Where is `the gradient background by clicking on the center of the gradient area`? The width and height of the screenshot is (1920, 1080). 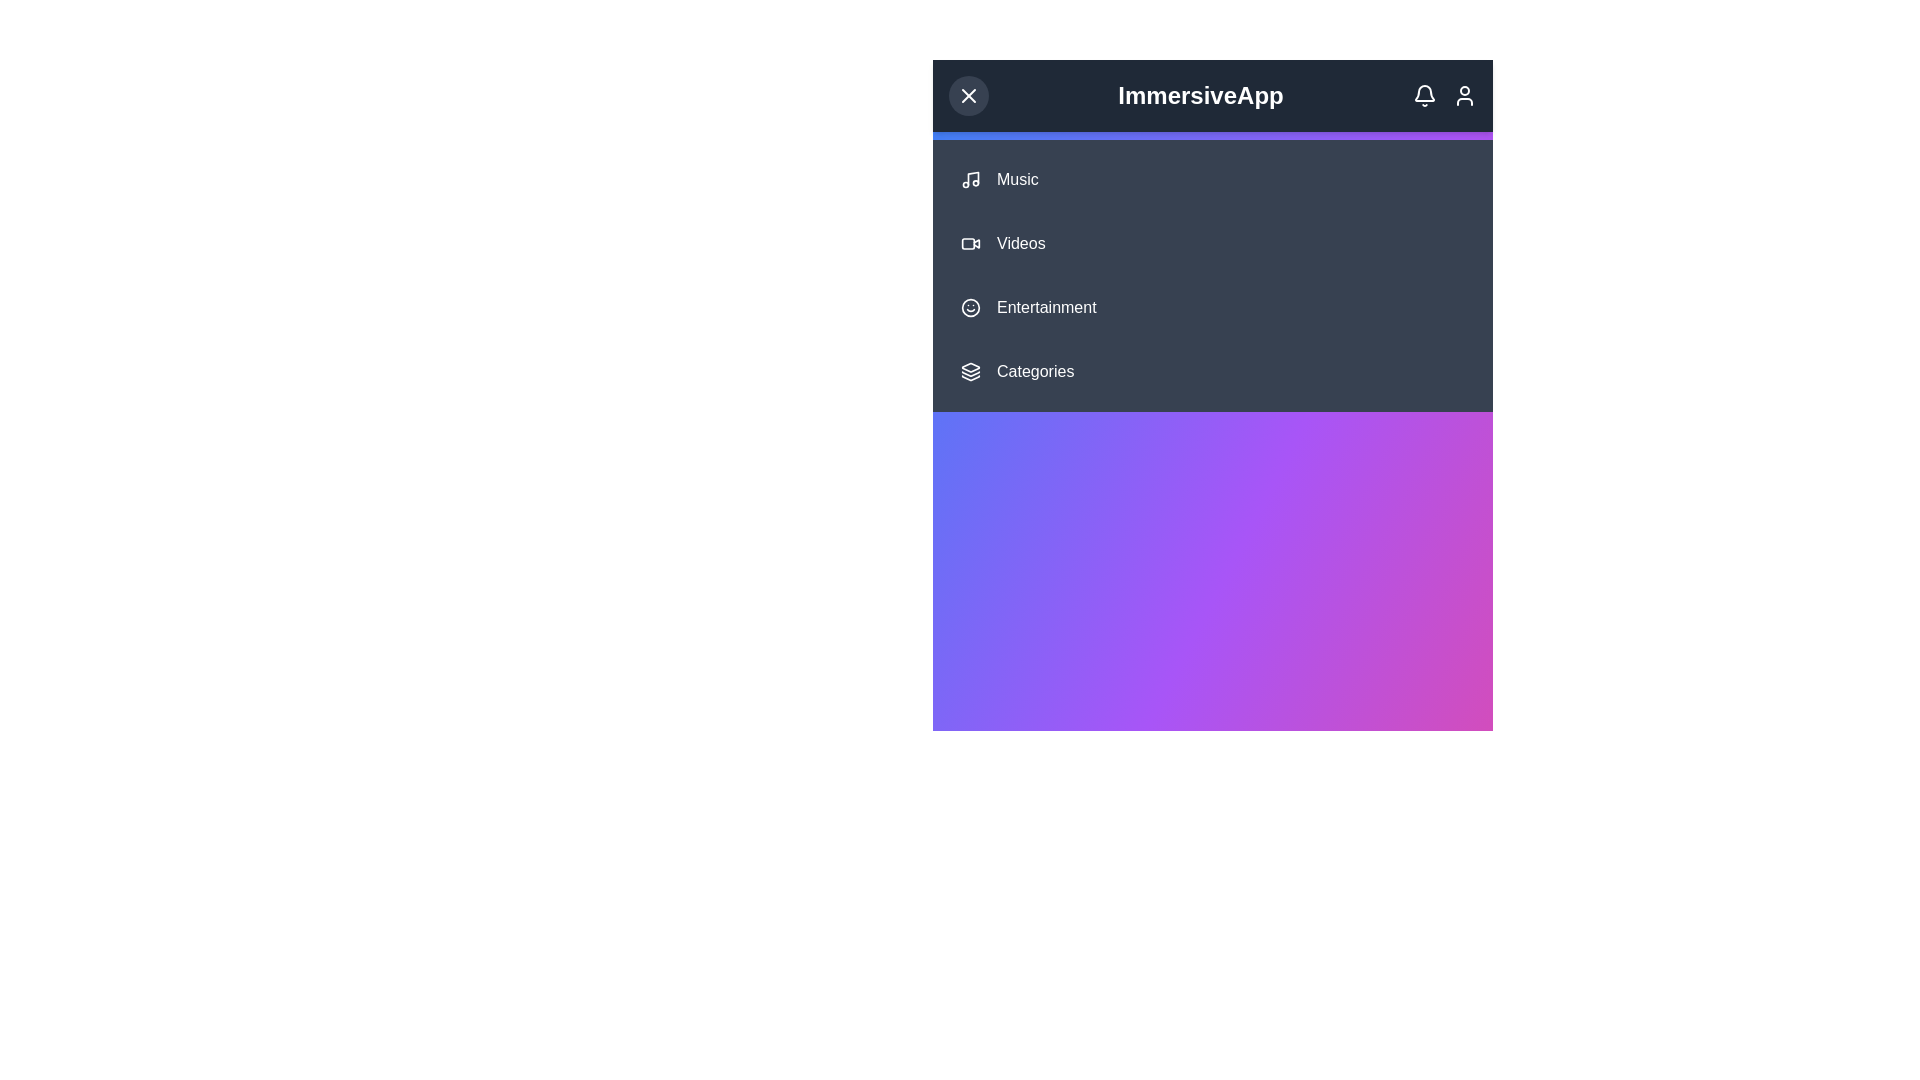 the gradient background by clicking on the center of the gradient area is located at coordinates (1212, 599).